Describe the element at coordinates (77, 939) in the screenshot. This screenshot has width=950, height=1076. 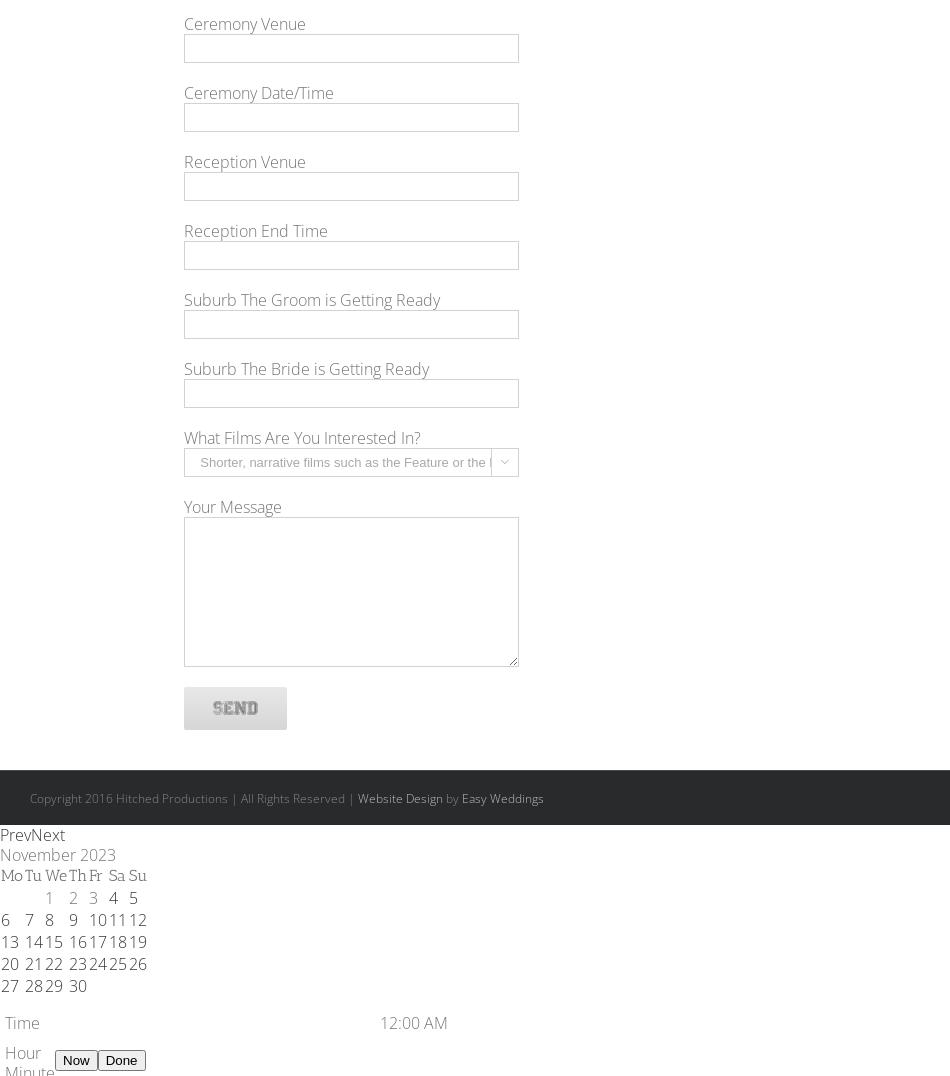
I see `'16'` at that location.